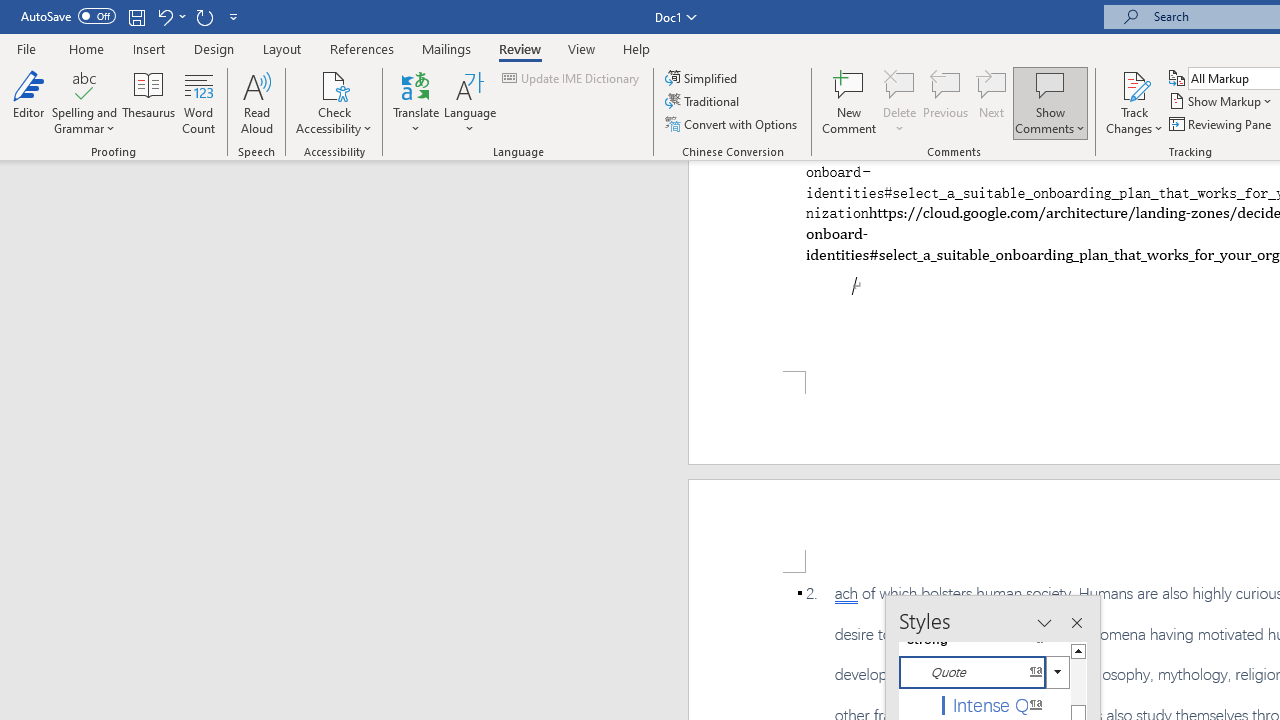 Image resolution: width=1280 pixels, height=720 pixels. What do you see at coordinates (415, 103) in the screenshot?
I see `'Translate'` at bounding box center [415, 103].